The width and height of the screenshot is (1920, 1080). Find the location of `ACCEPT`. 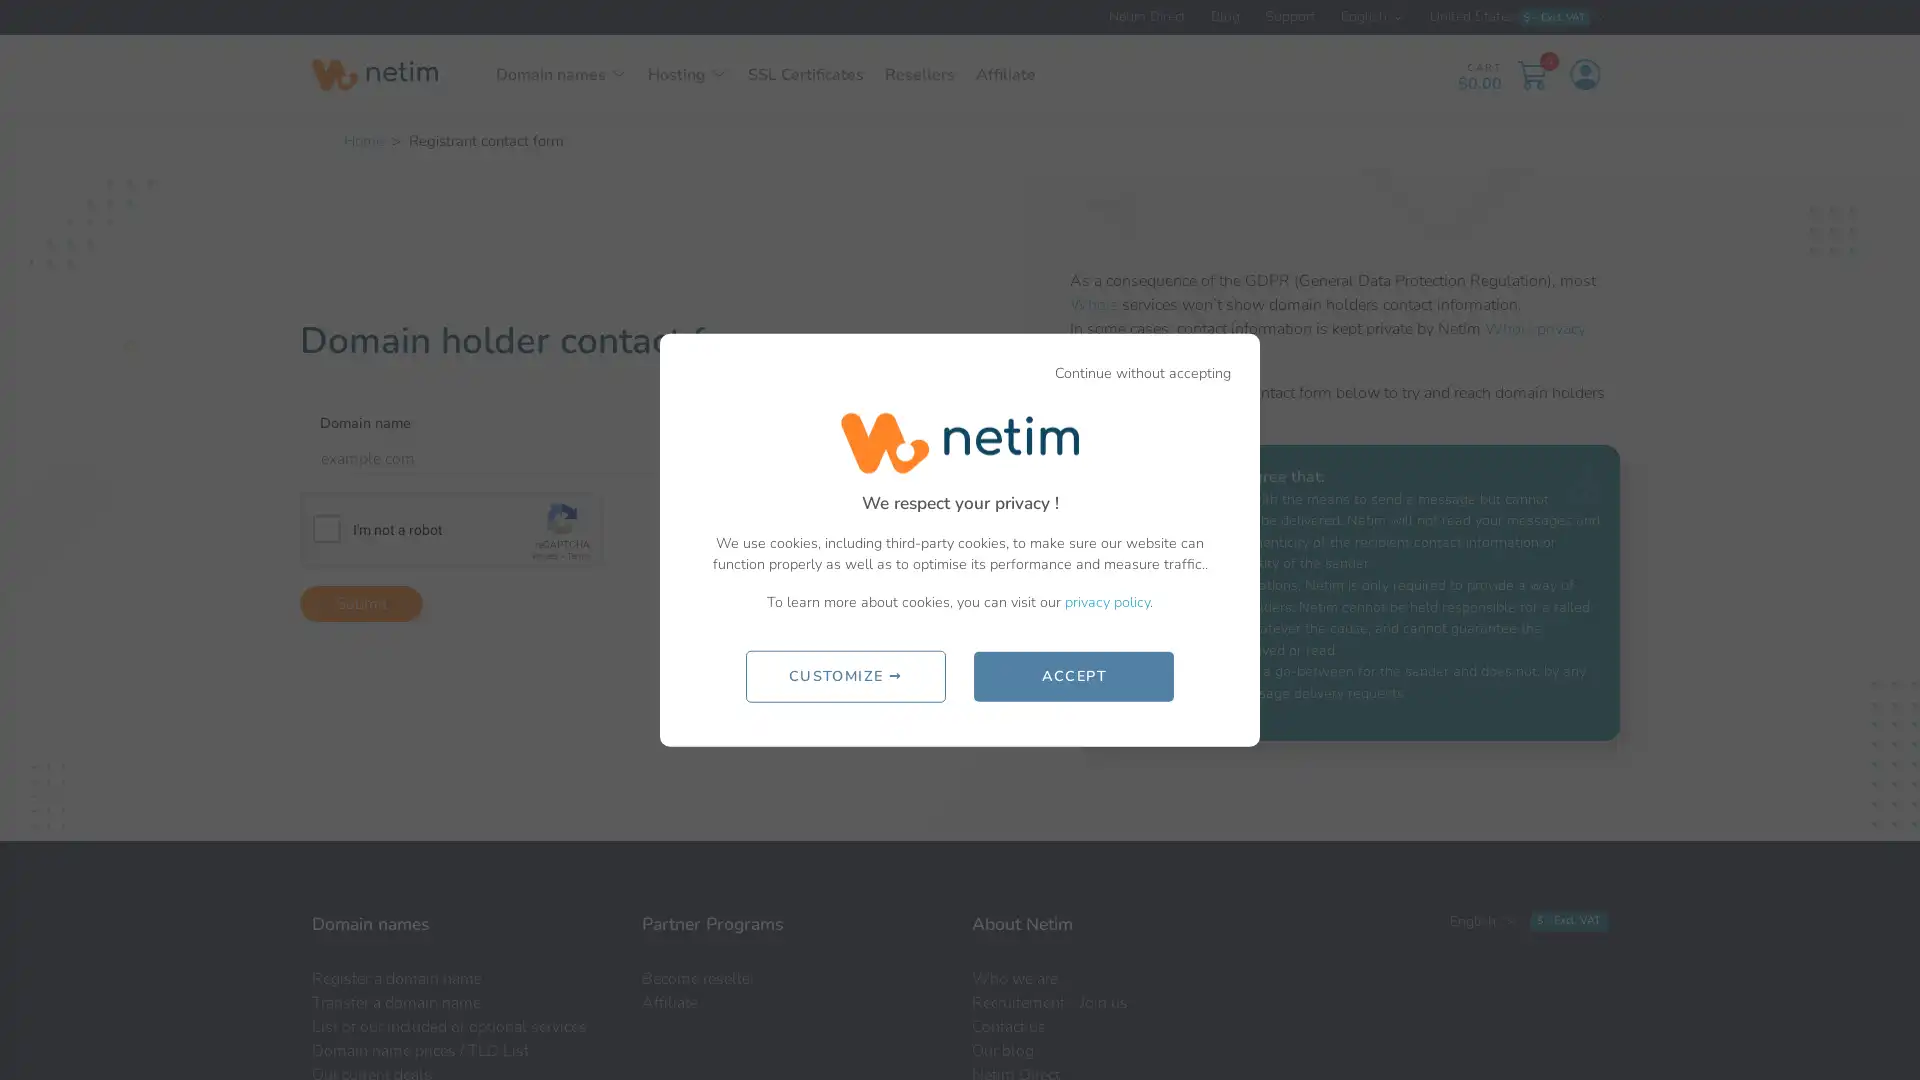

ACCEPT is located at coordinates (1073, 675).